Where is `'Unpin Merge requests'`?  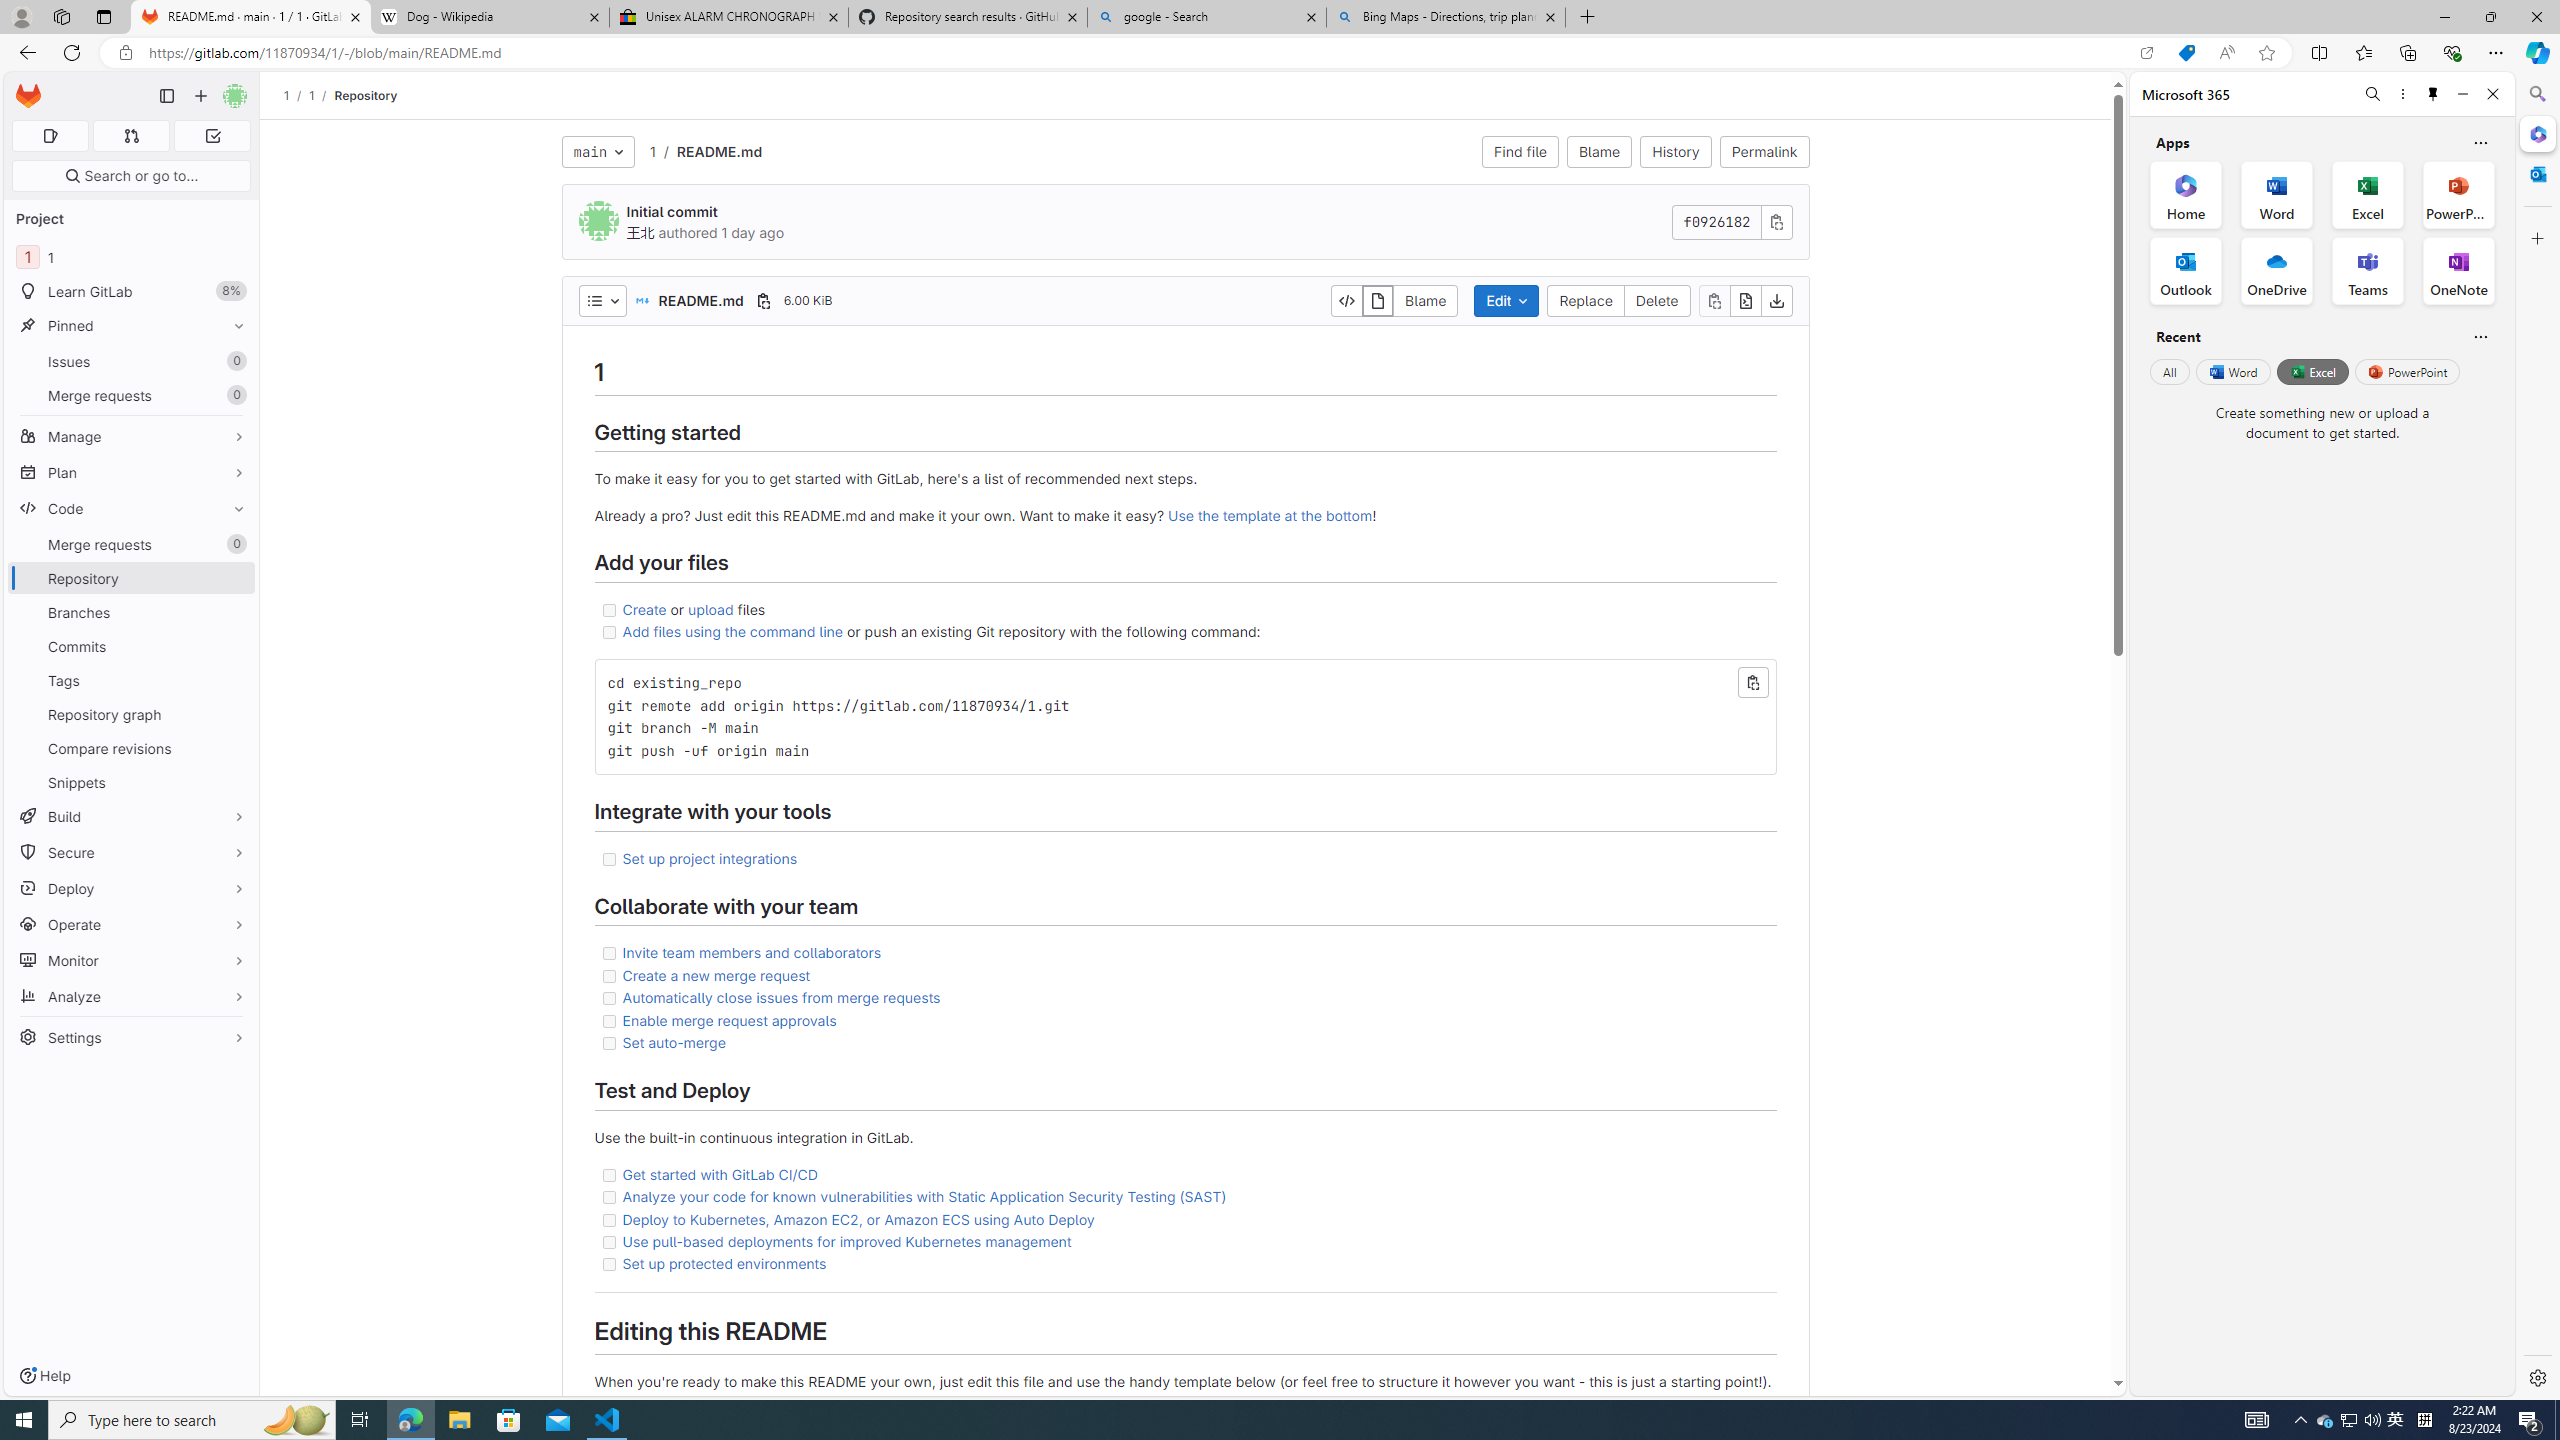
'Unpin Merge requests' is located at coordinates (233, 543).